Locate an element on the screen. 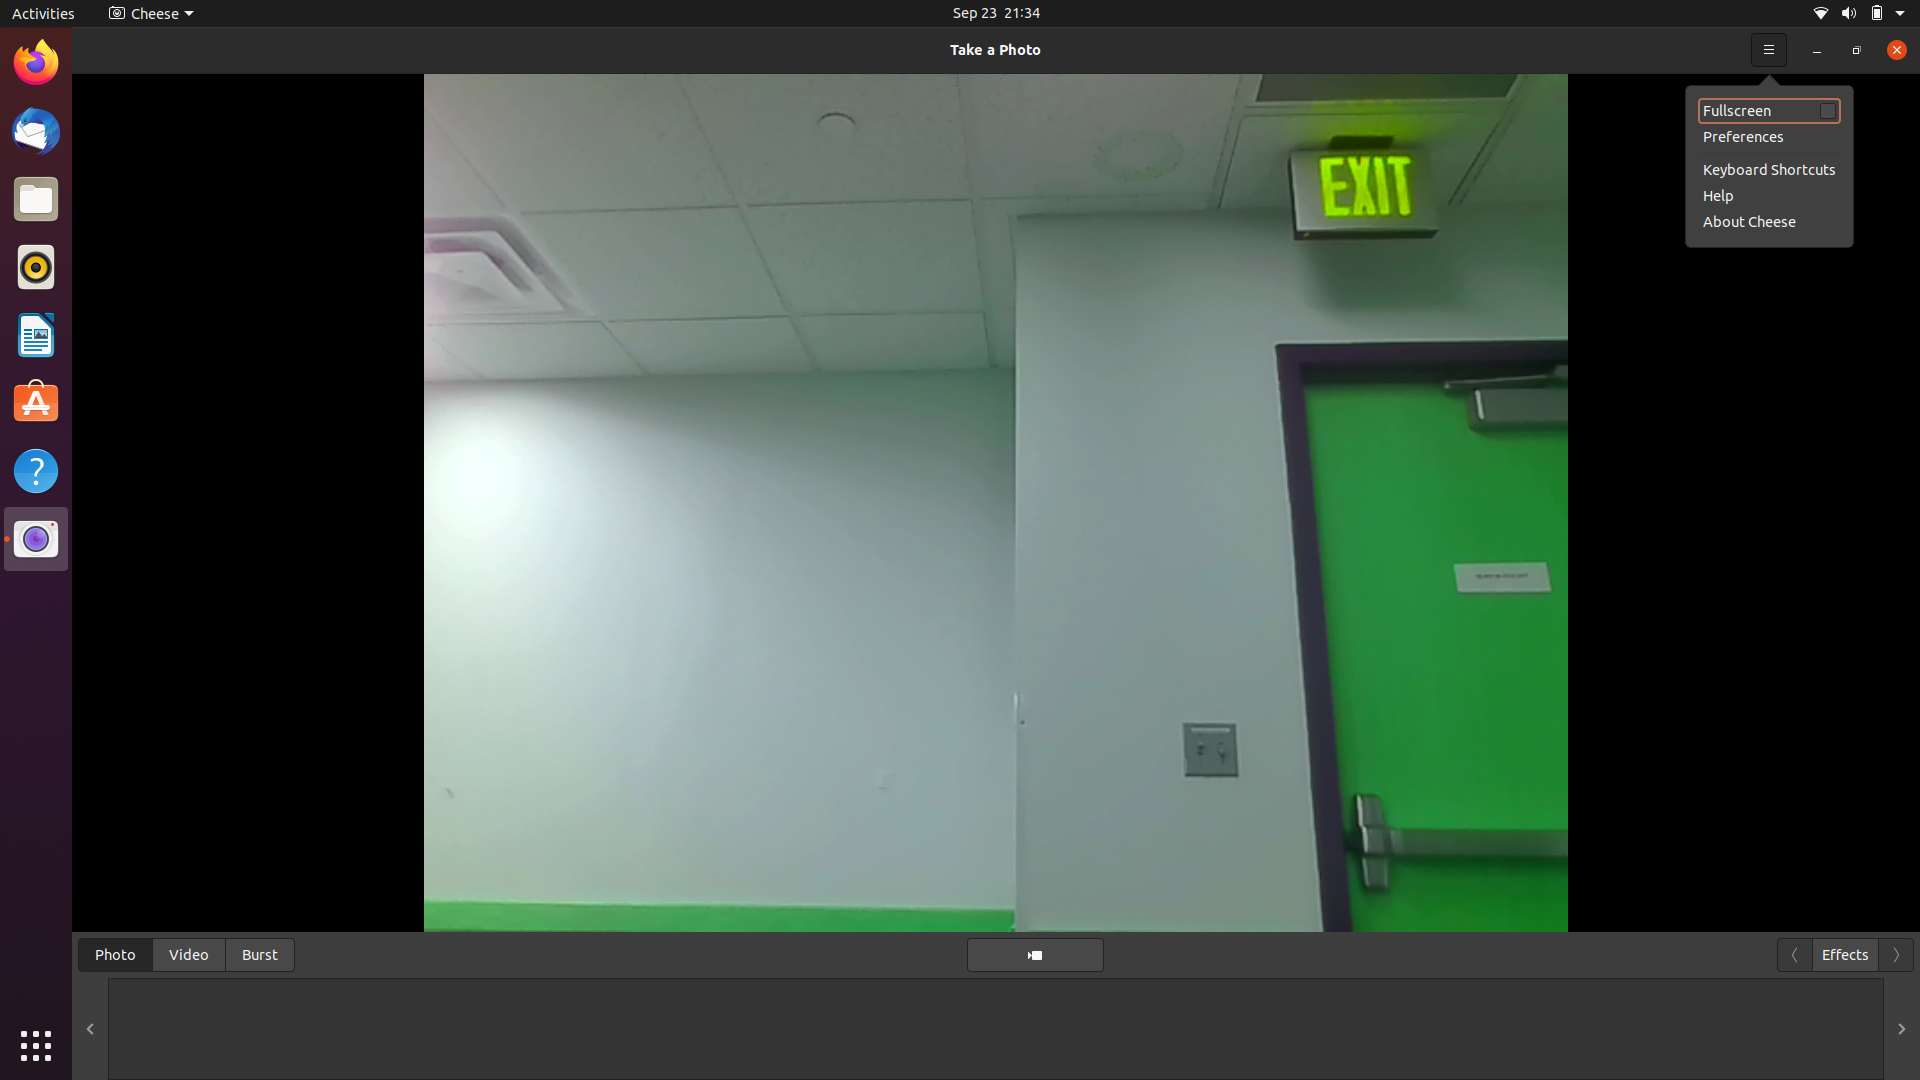 This screenshot has width=1920, height=1080. View all captured videos is located at coordinates (188, 952).